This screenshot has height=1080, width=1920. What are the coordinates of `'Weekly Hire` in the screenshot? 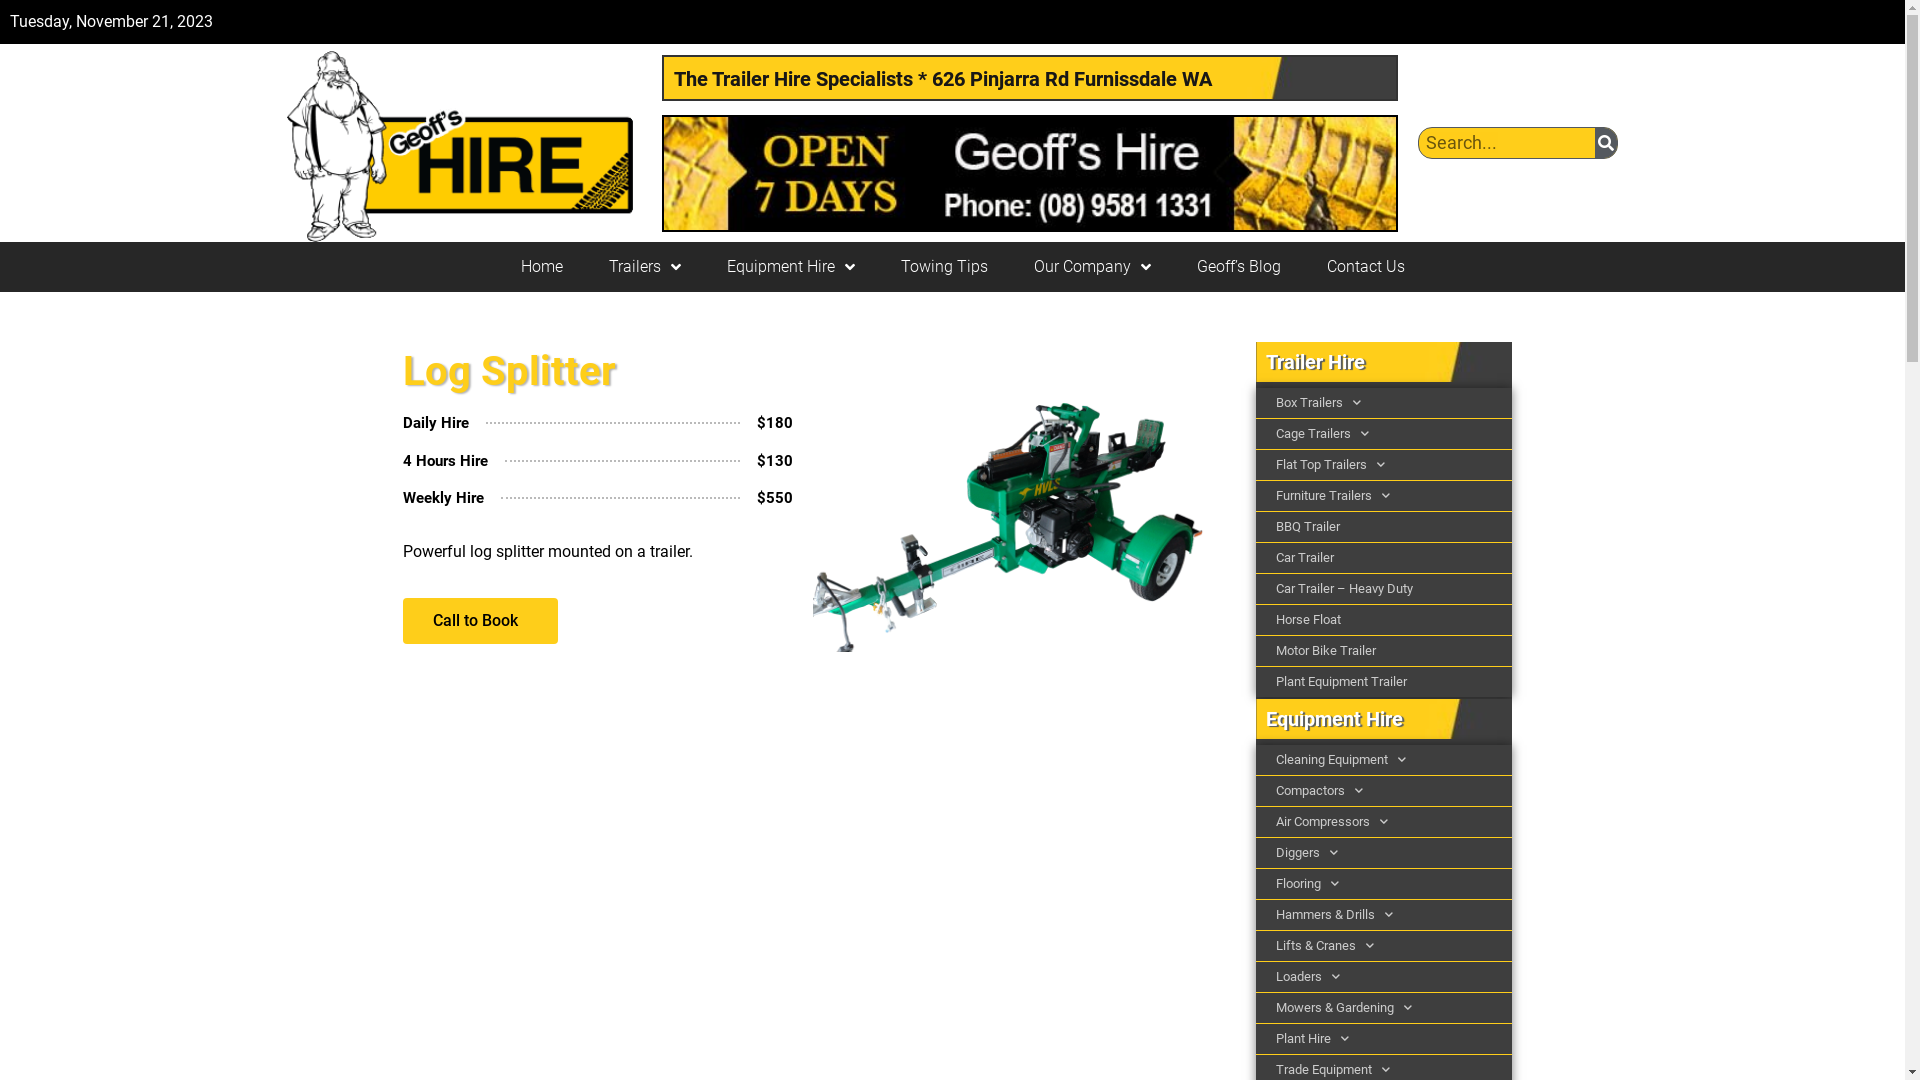 It's located at (596, 502).